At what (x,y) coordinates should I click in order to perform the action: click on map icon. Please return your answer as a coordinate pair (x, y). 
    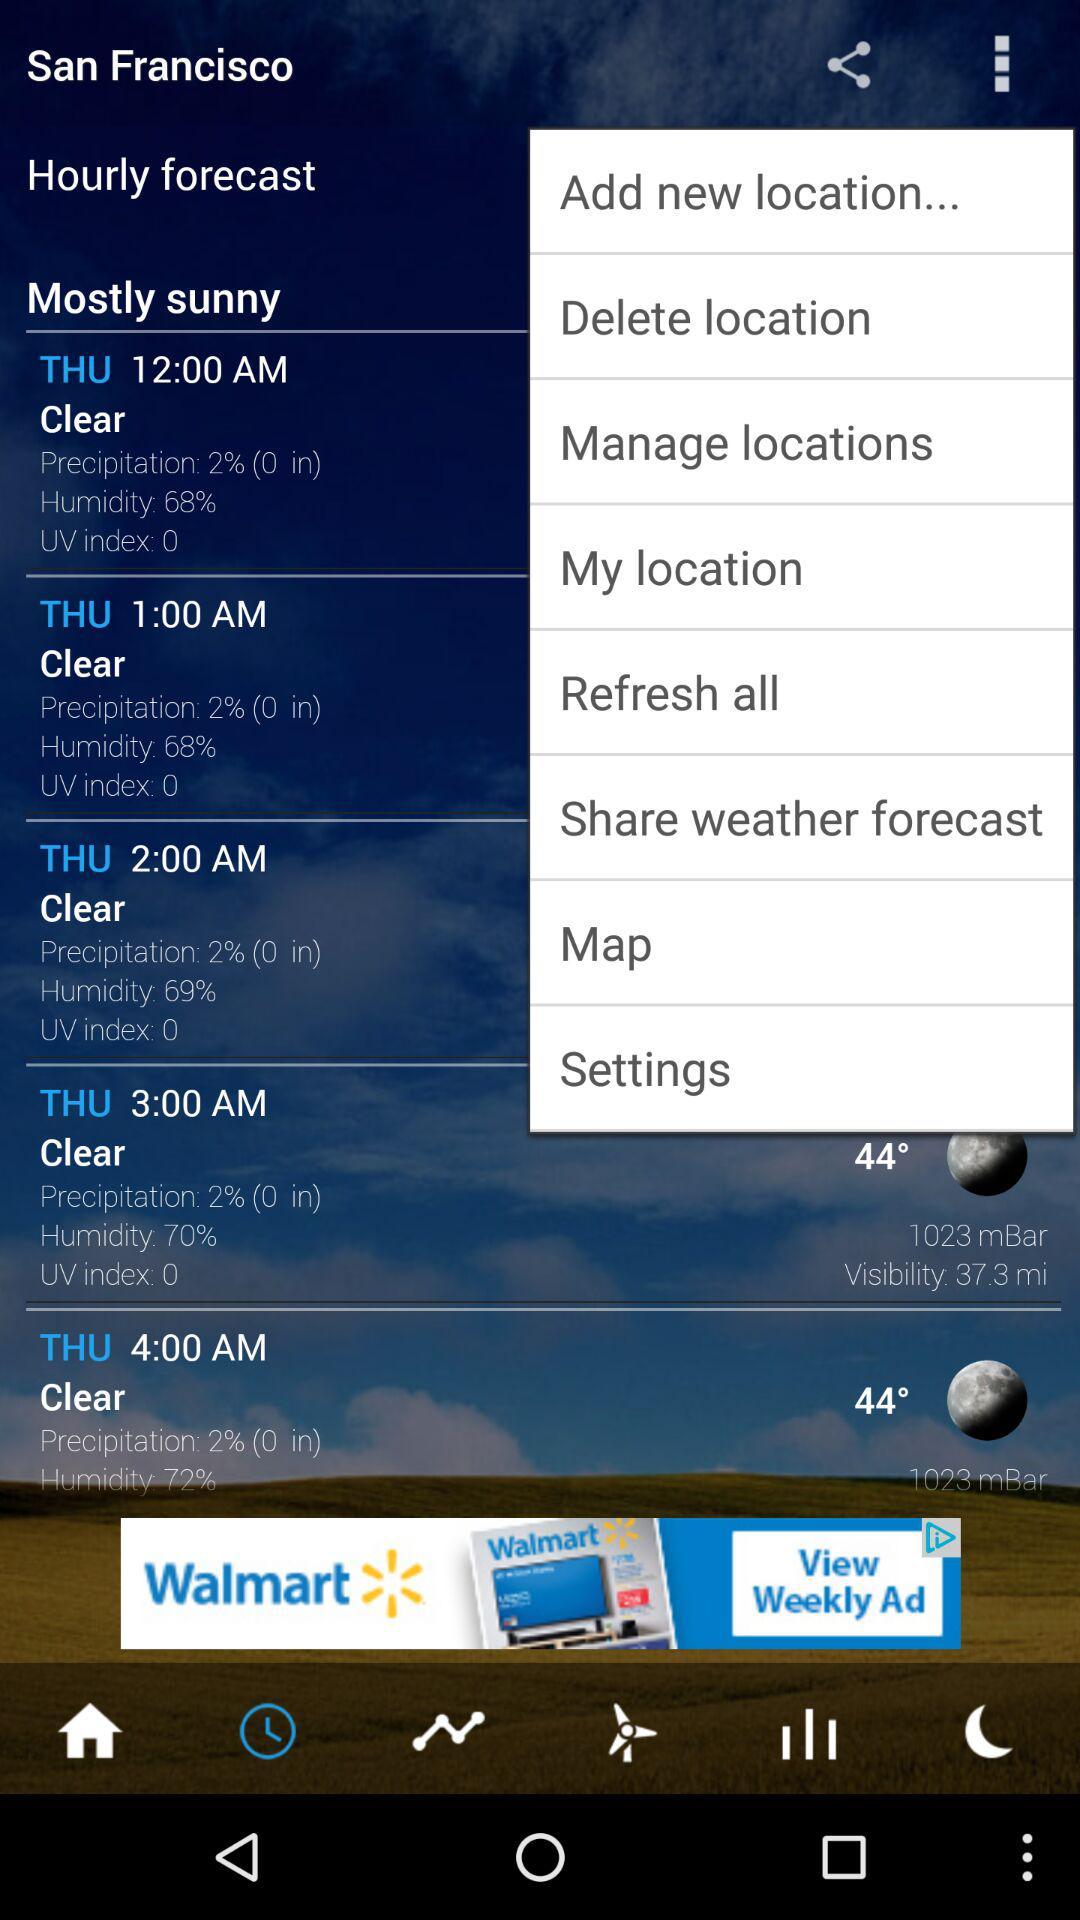
    Looking at the image, I should click on (800, 941).